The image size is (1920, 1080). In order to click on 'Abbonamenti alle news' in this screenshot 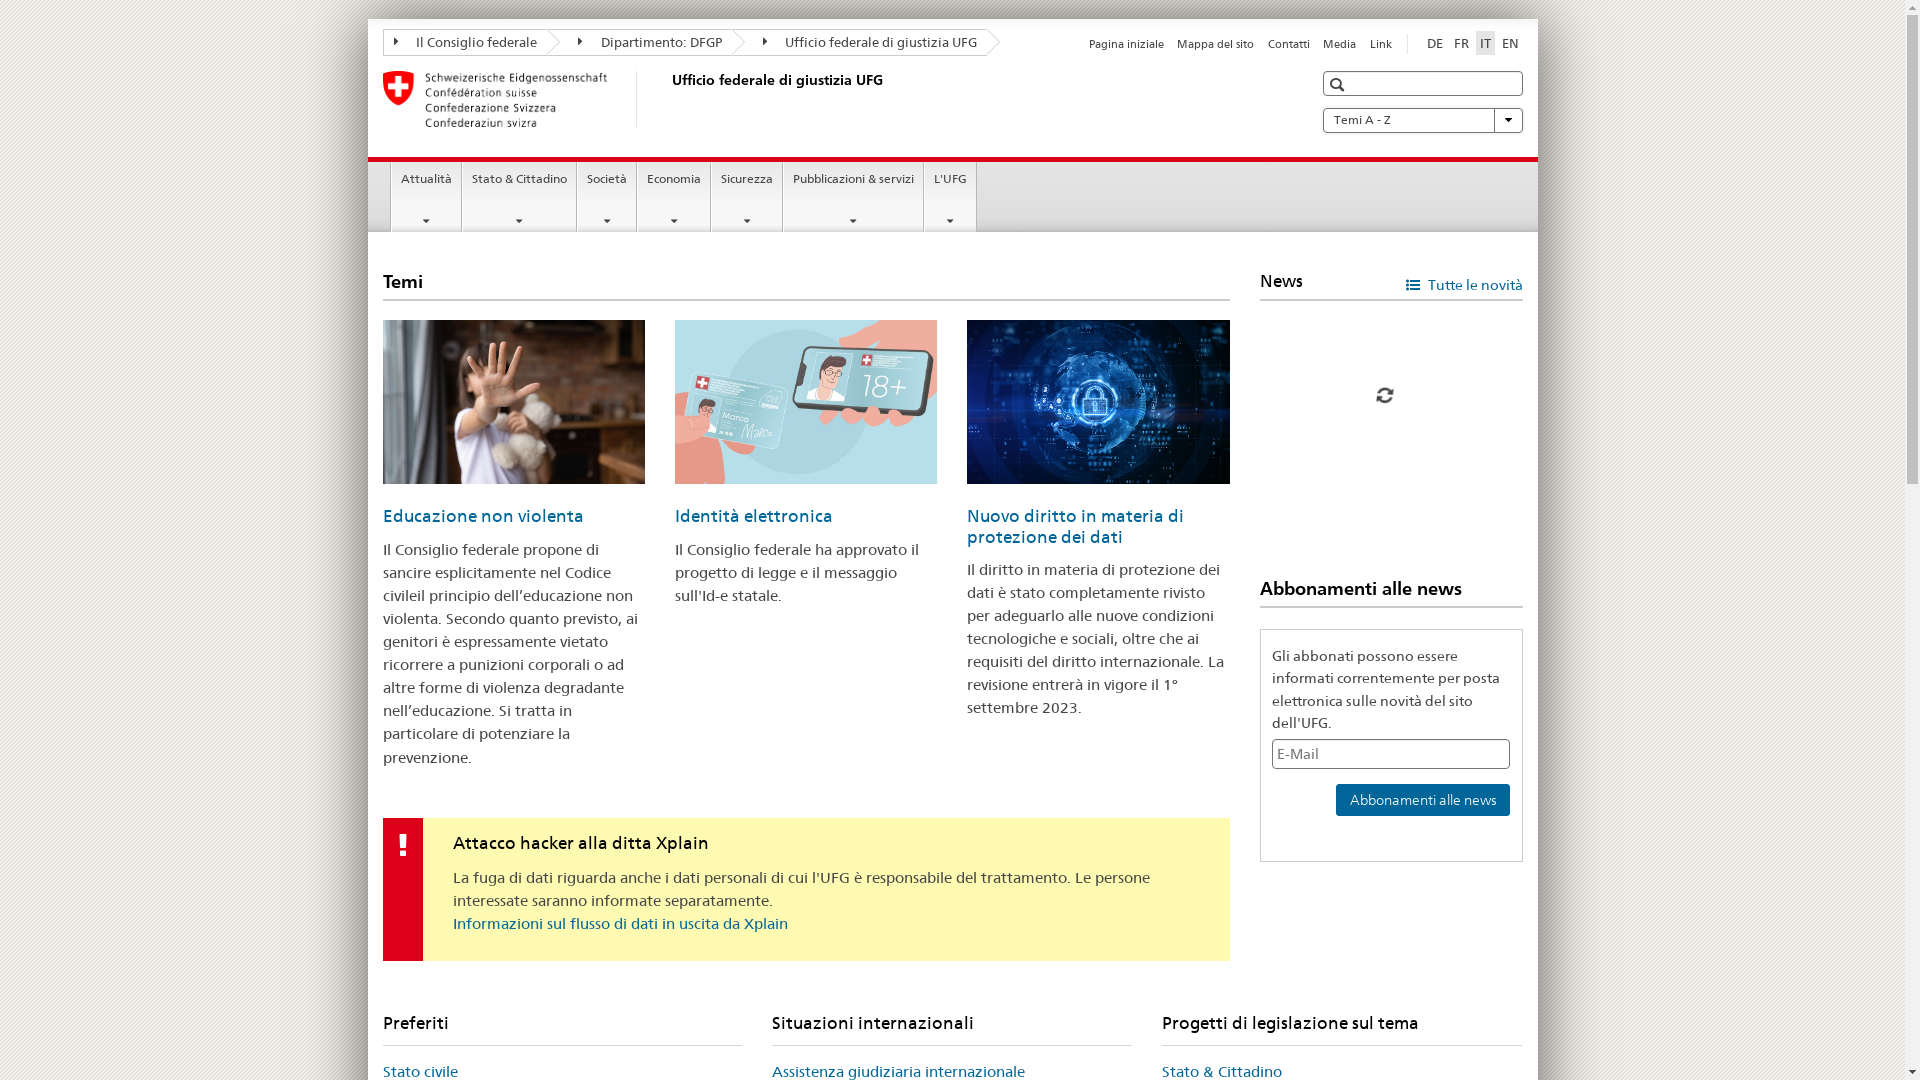, I will do `click(1421, 798)`.